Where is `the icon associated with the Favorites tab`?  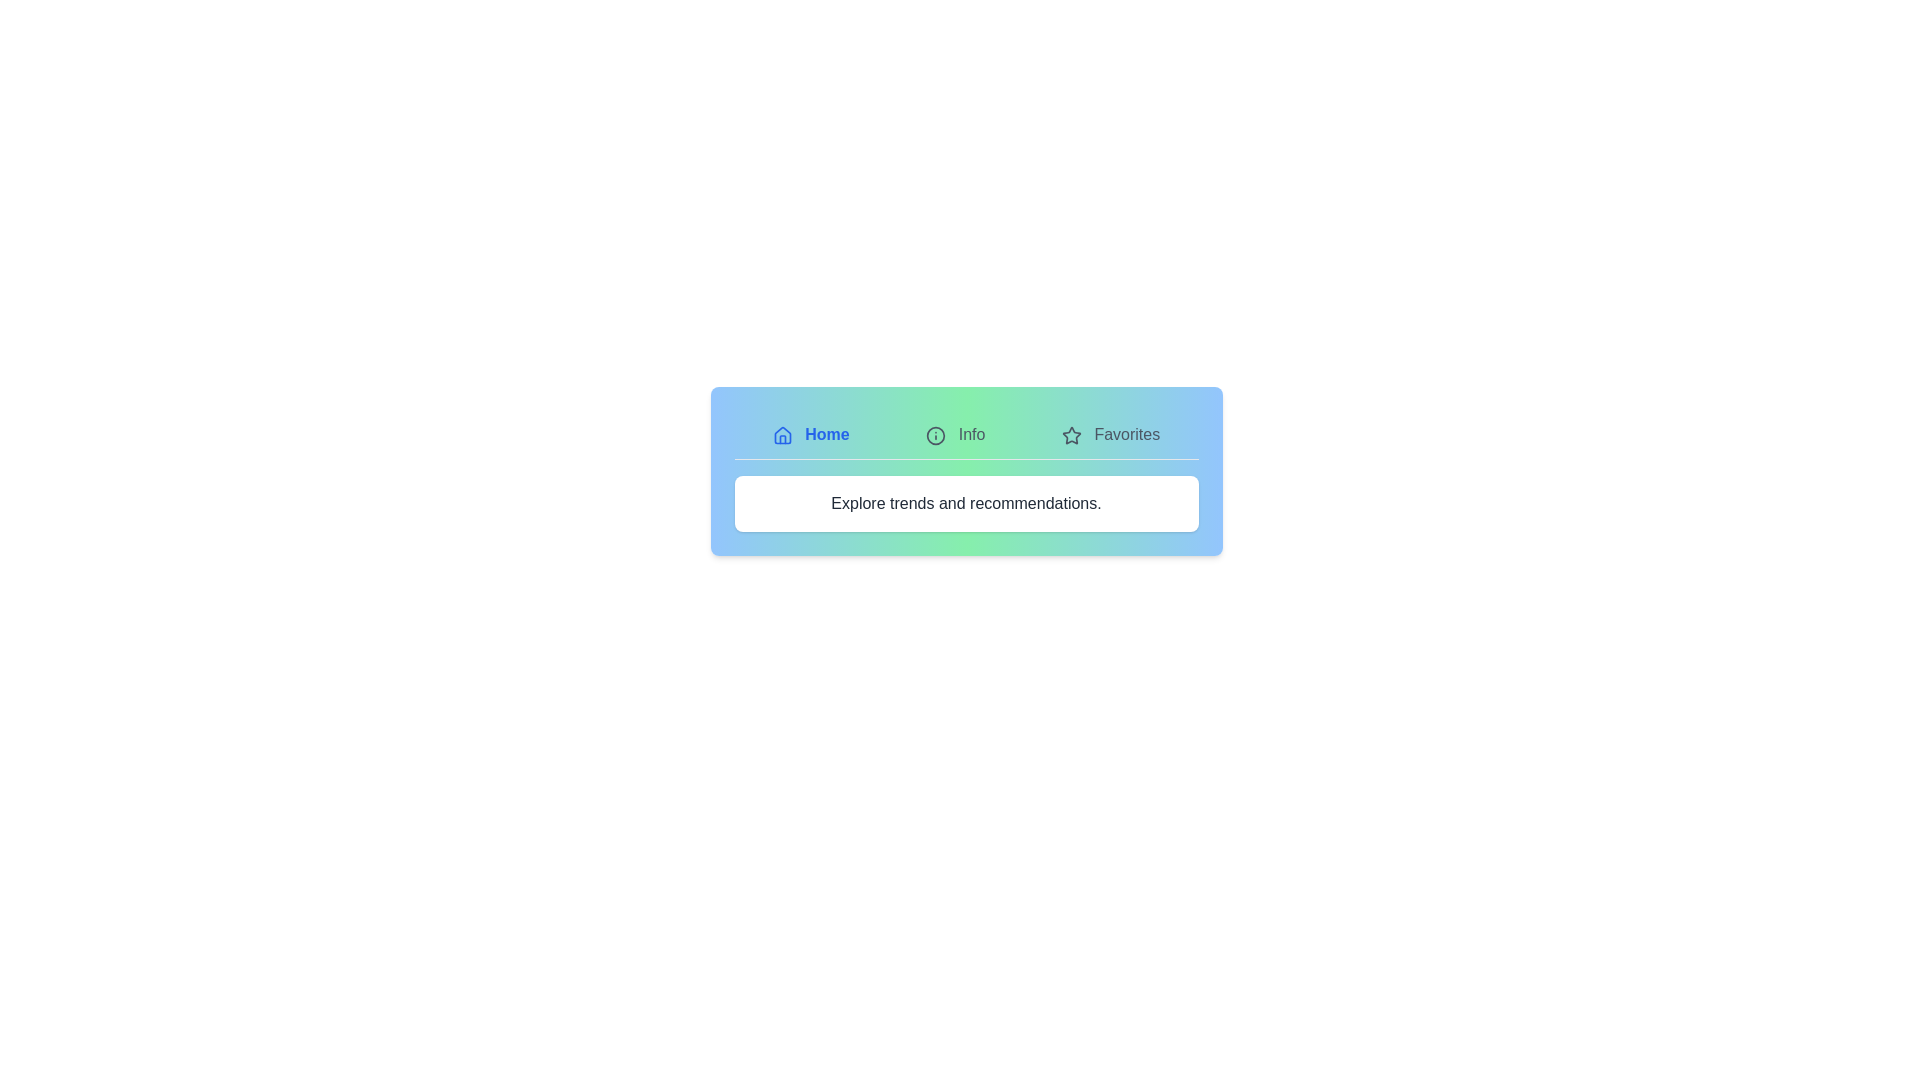 the icon associated with the Favorites tab is located at coordinates (1070, 434).